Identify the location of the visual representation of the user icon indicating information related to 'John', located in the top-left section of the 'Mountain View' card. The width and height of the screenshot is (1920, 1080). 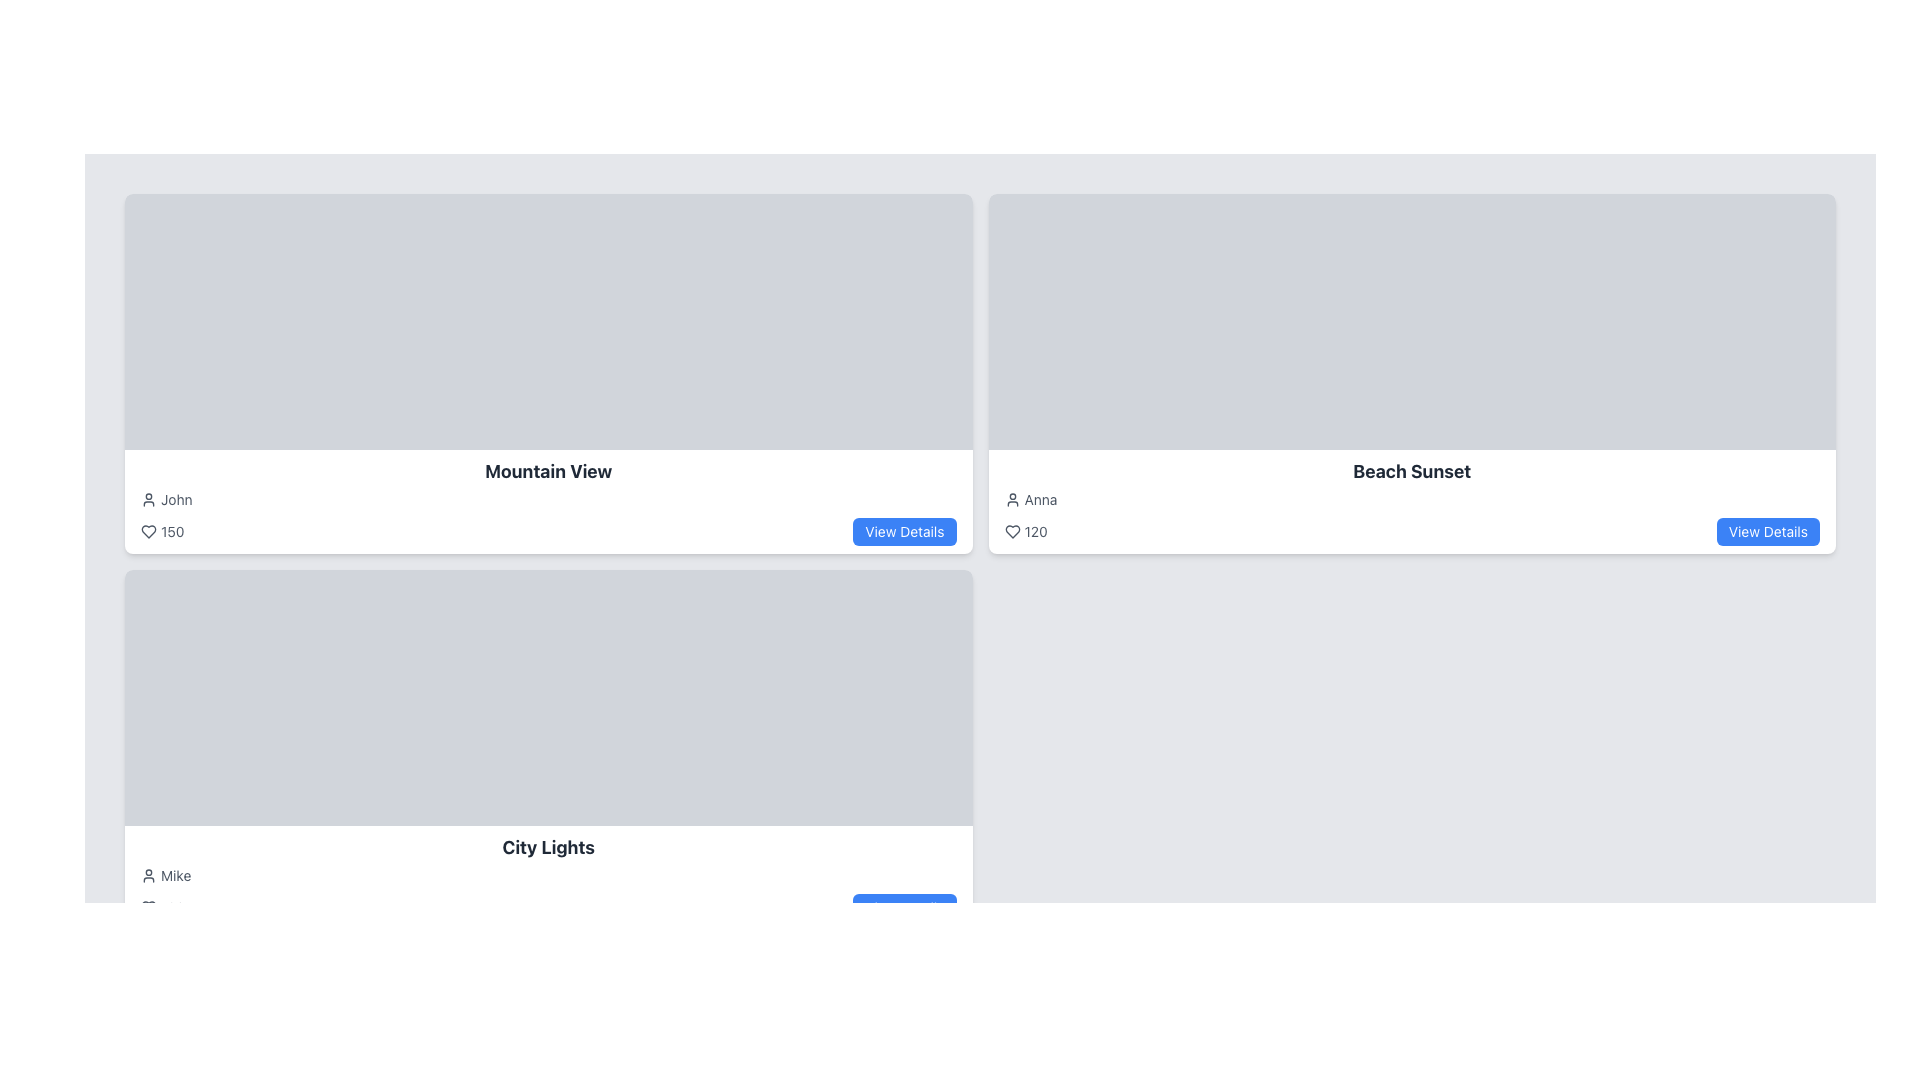
(147, 499).